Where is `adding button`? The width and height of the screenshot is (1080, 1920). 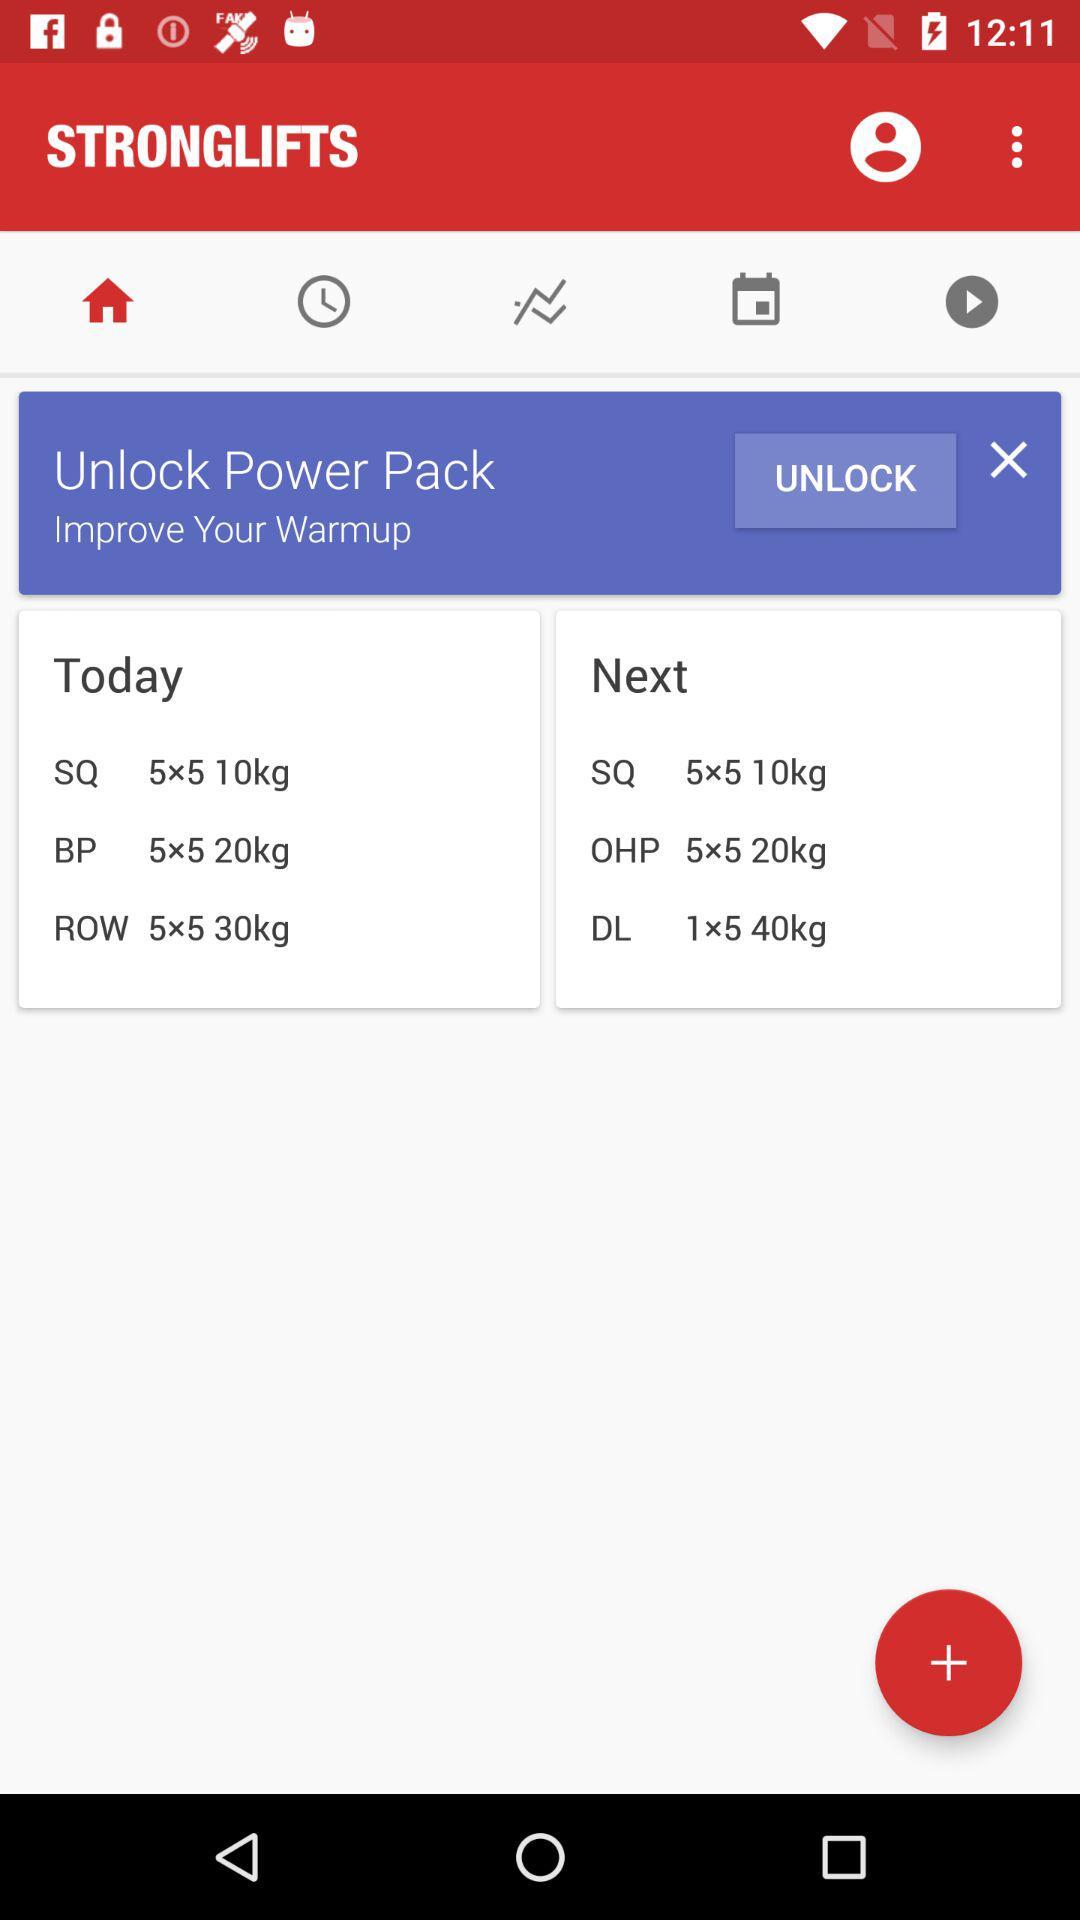 adding button is located at coordinates (947, 1662).